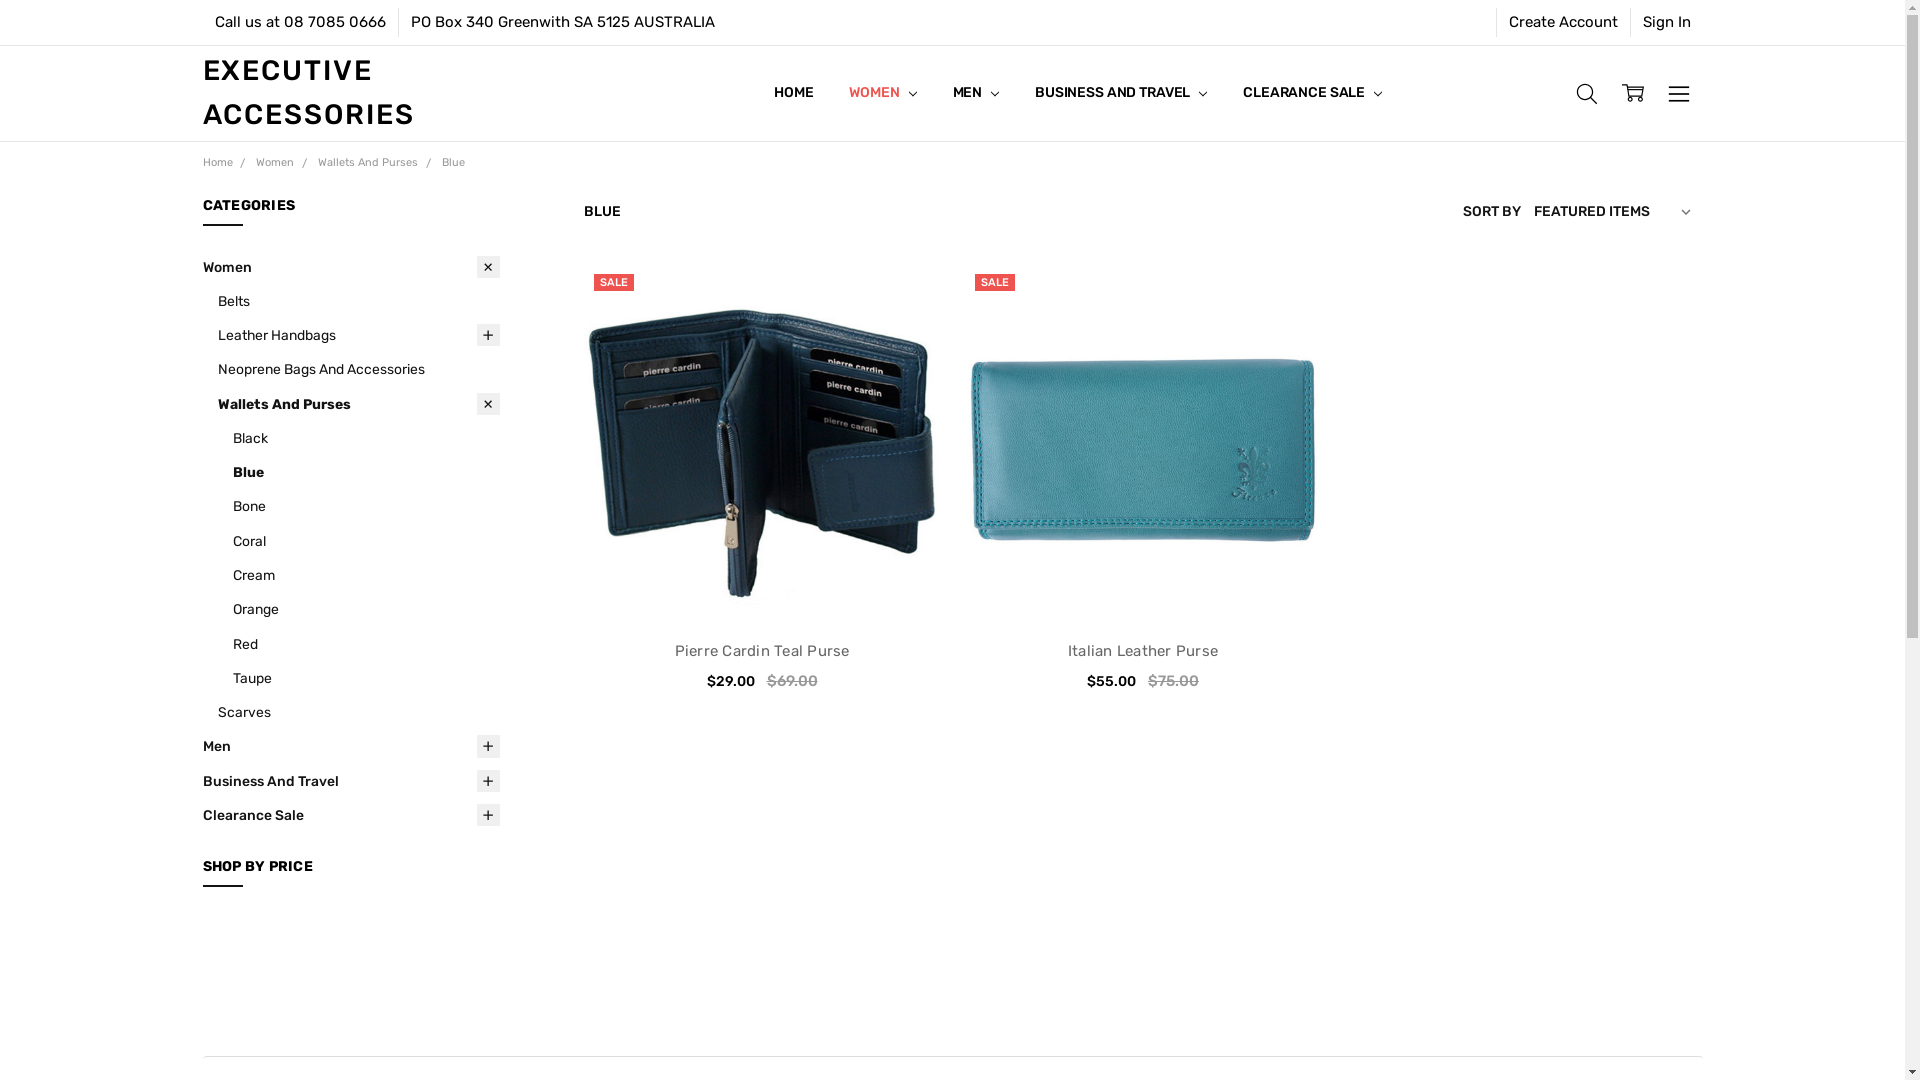  Describe the element at coordinates (231, 504) in the screenshot. I see `'Bone'` at that location.